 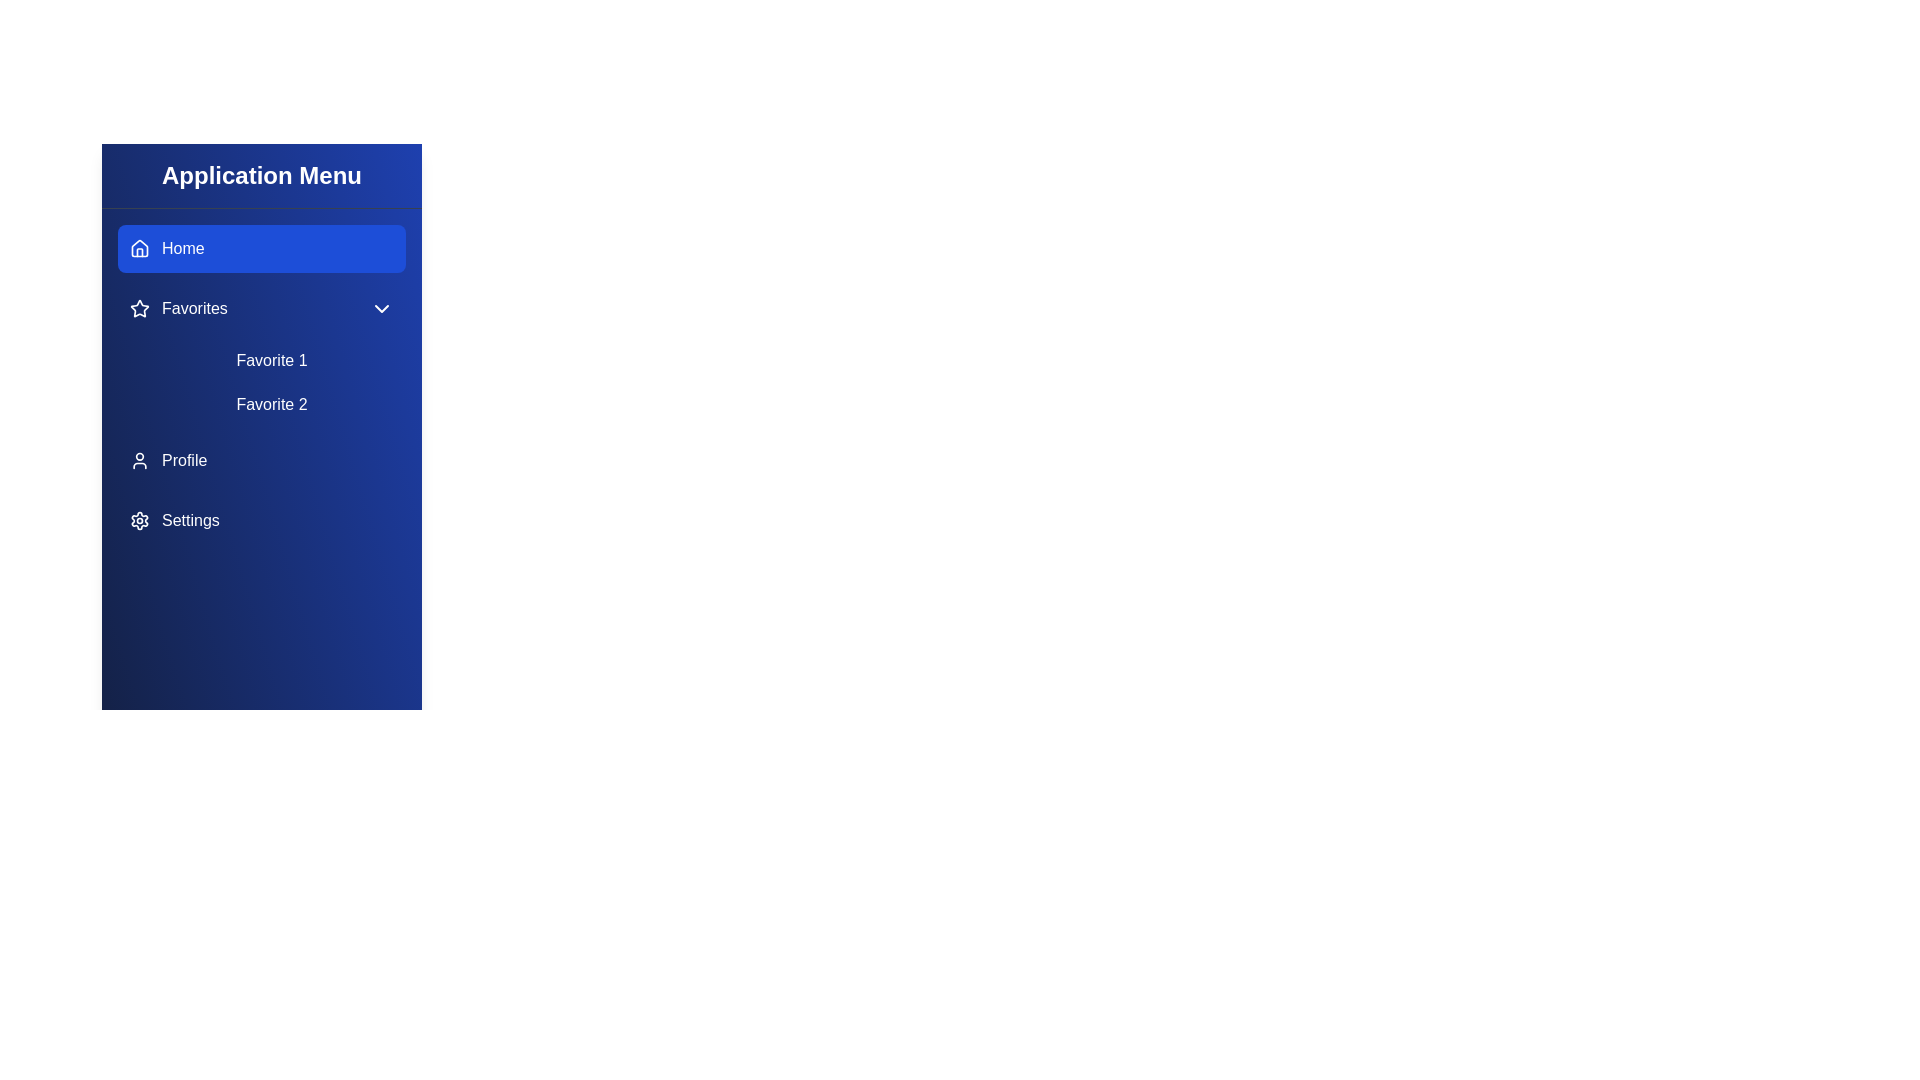 I want to click on the fourth item, so click(x=261, y=461).